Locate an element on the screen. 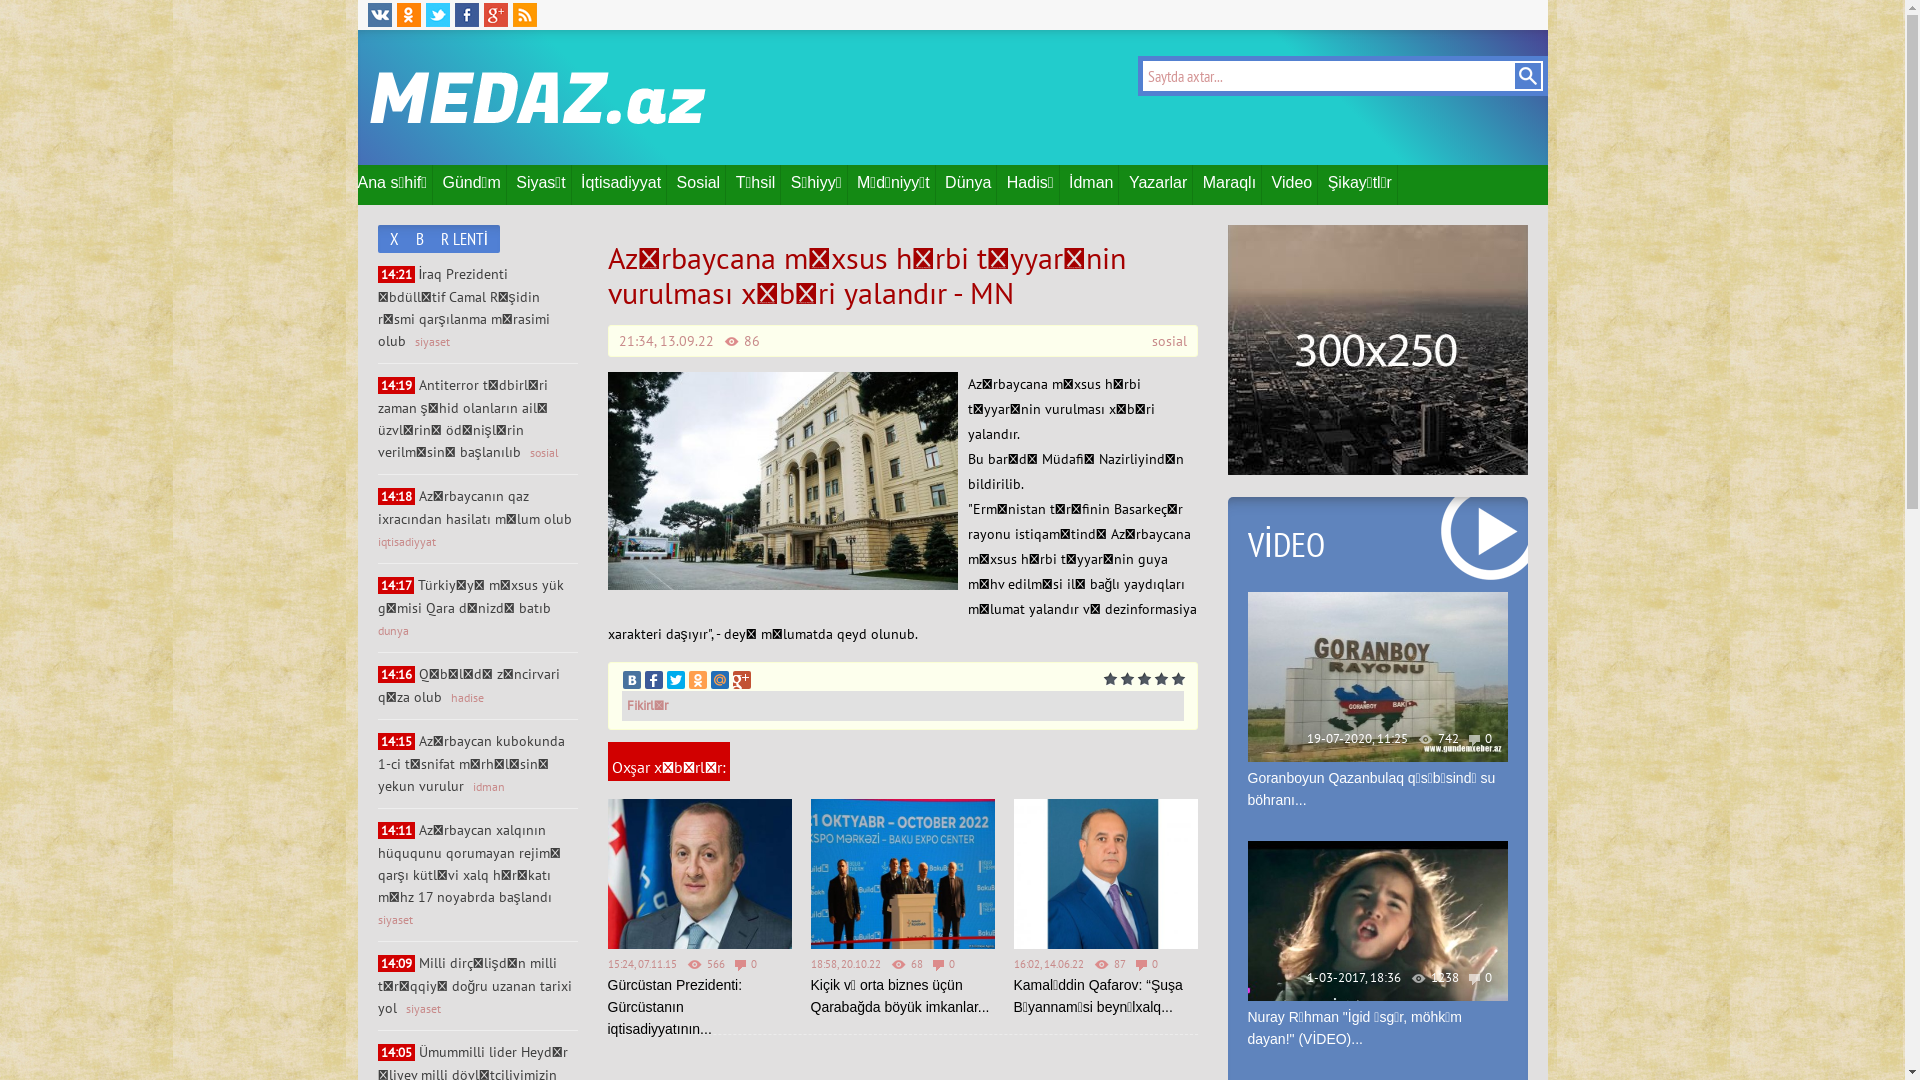  'Google Plus' is located at coordinates (495, 15).